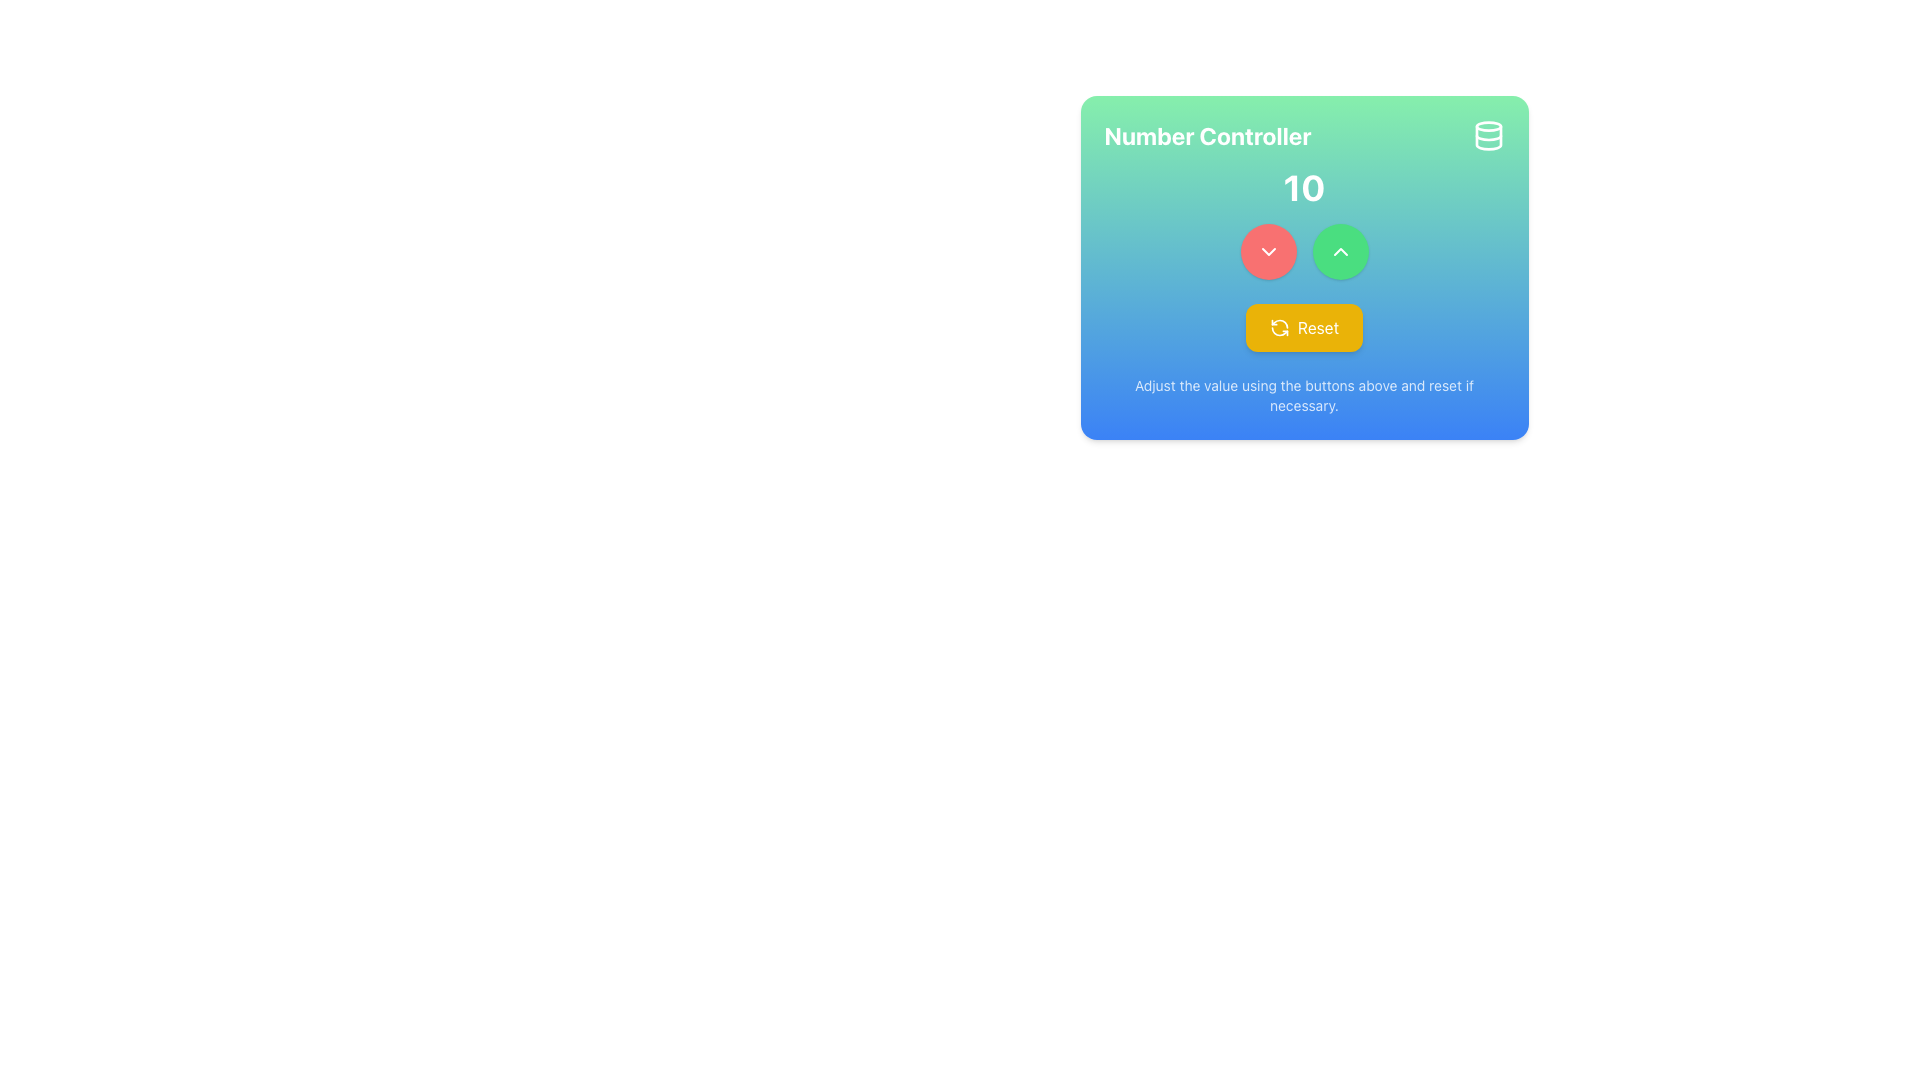 The image size is (1920, 1080). Describe the element at coordinates (1267, 250) in the screenshot. I see `the downward-pointing chevron icon inside the circular red button located on the left side of the circular buttons section` at that location.